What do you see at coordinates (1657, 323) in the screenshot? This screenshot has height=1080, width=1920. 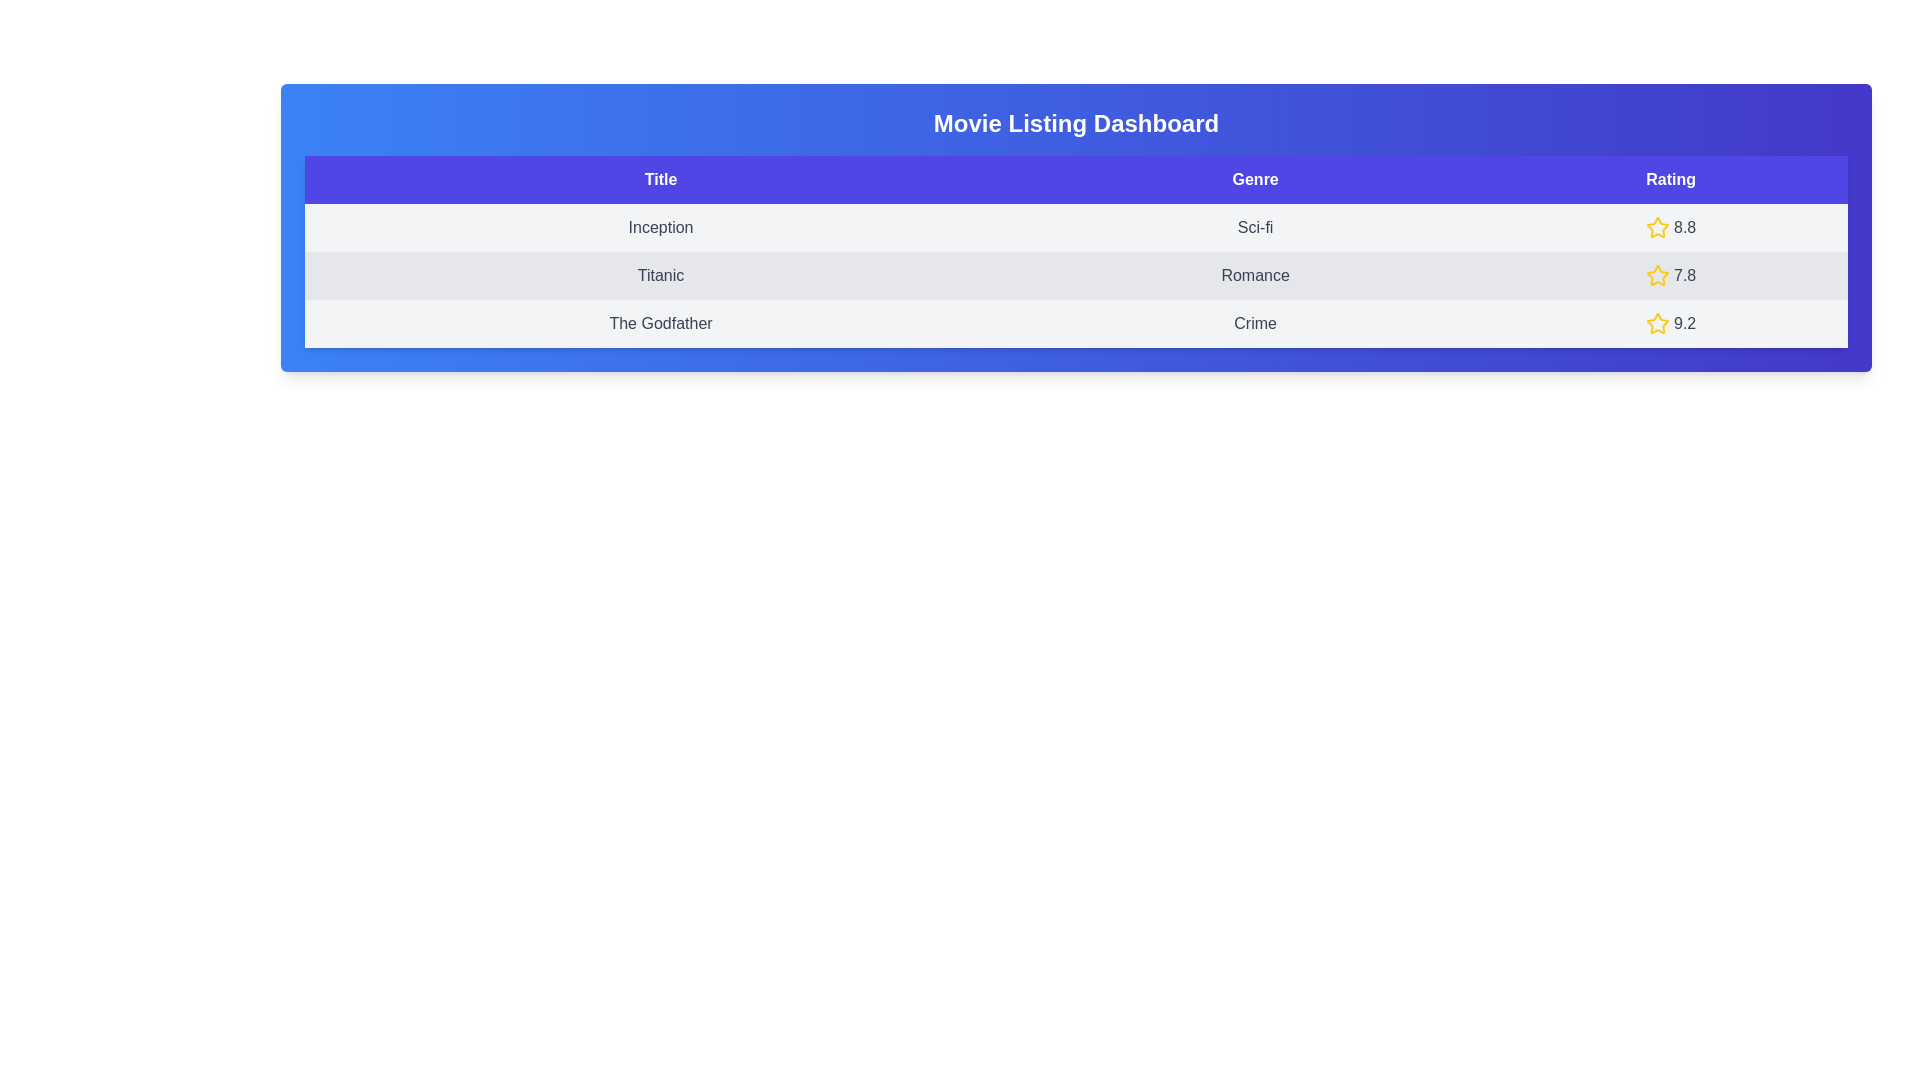 I see `the yellow star icon located in the third row of the 'Rating' column, next to the numerical value '9.2'` at bounding box center [1657, 323].